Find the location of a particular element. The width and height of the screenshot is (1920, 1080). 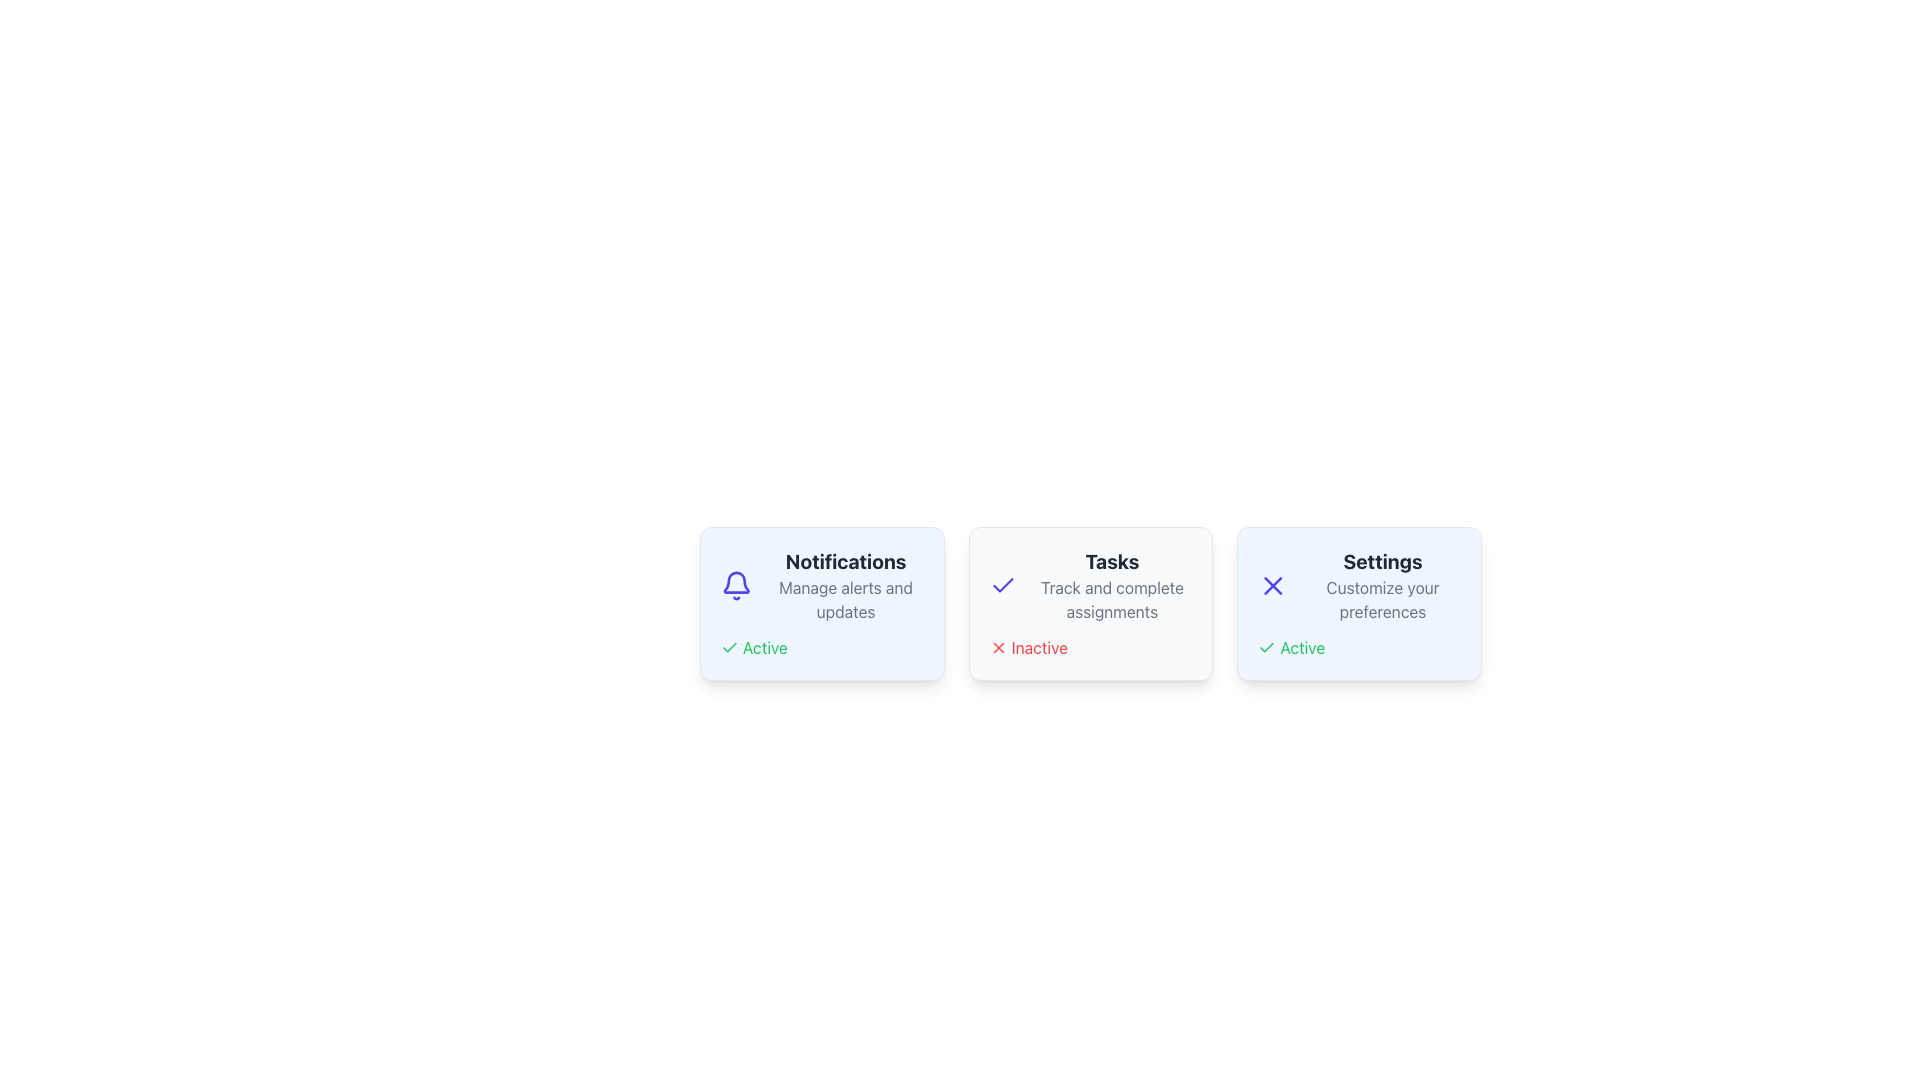

the visual state of the checkmark icon rendered in bold, indigo-blue color within the 'Tasks' card is located at coordinates (1003, 585).